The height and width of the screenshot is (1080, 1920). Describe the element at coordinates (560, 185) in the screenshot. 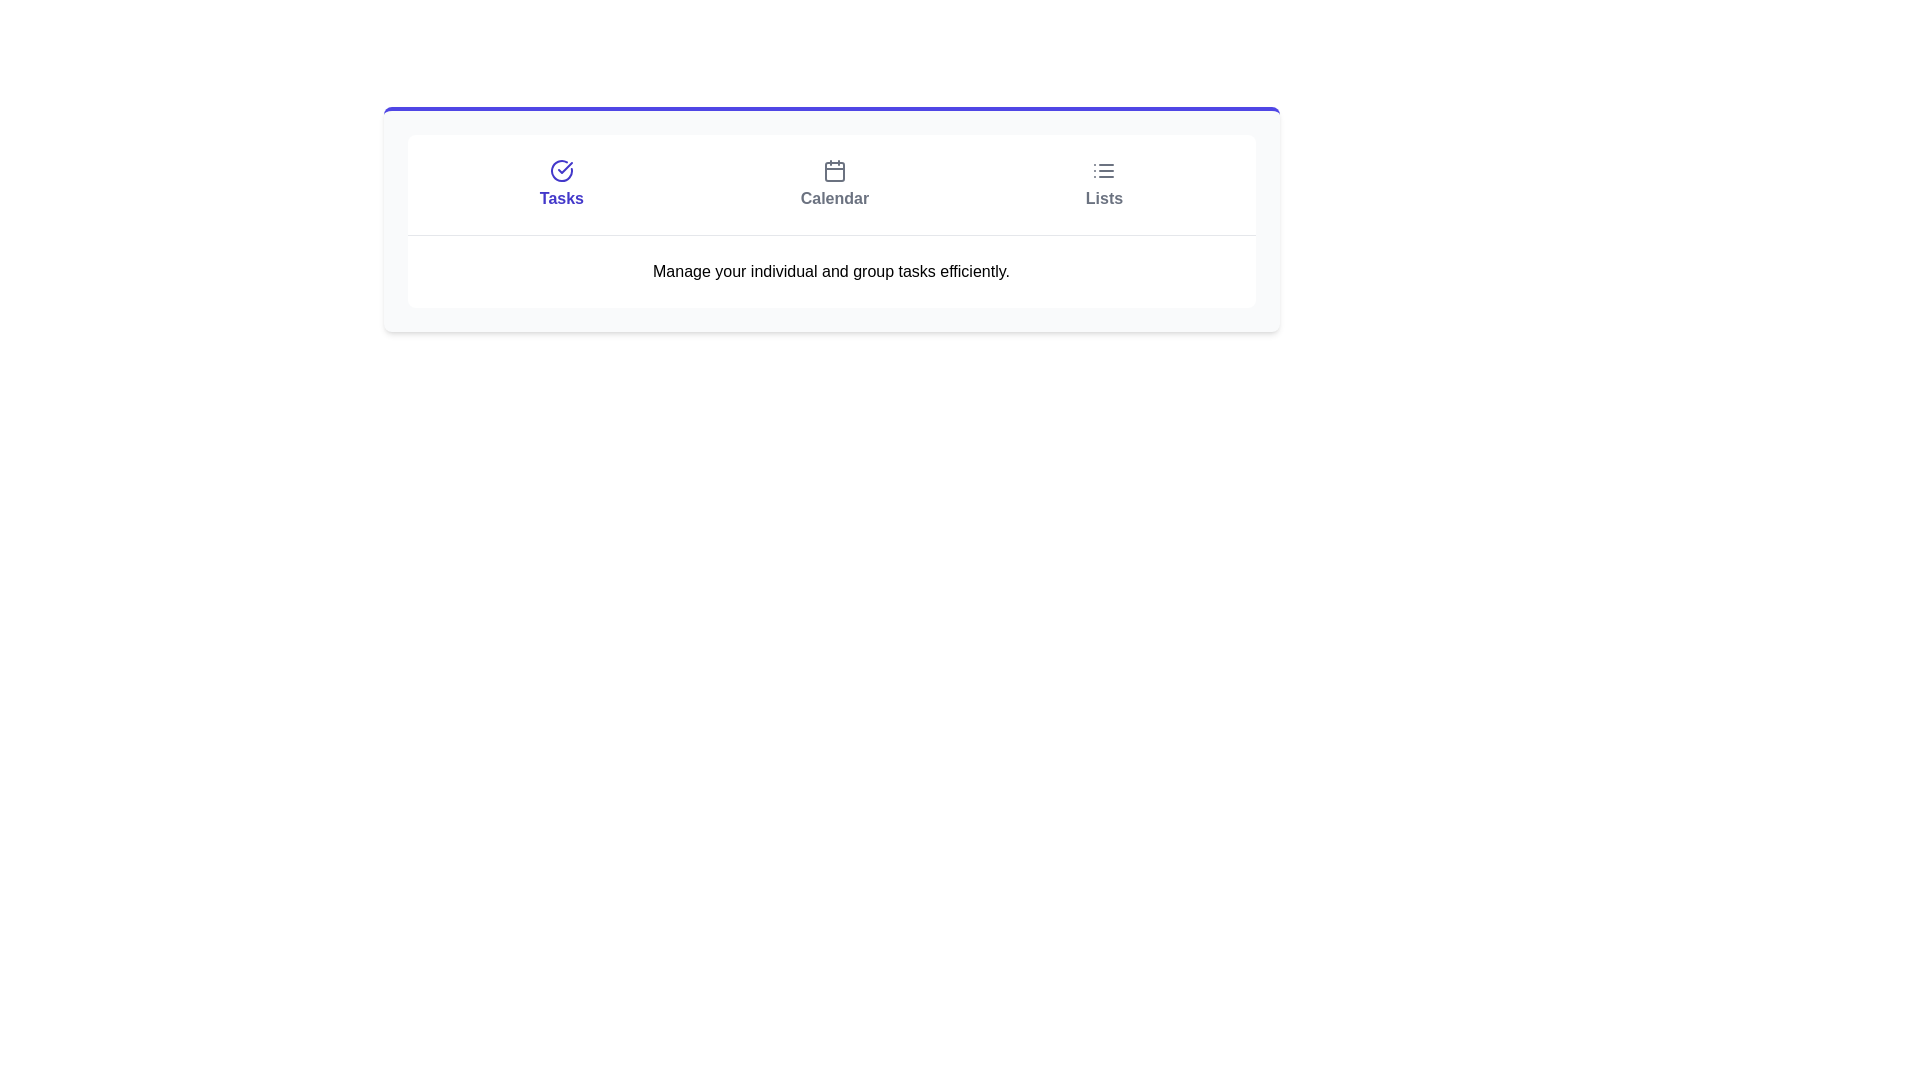

I see `the blue checkmark button in the navigation bar above the 'Tasks' label to indicate interactivity` at that location.